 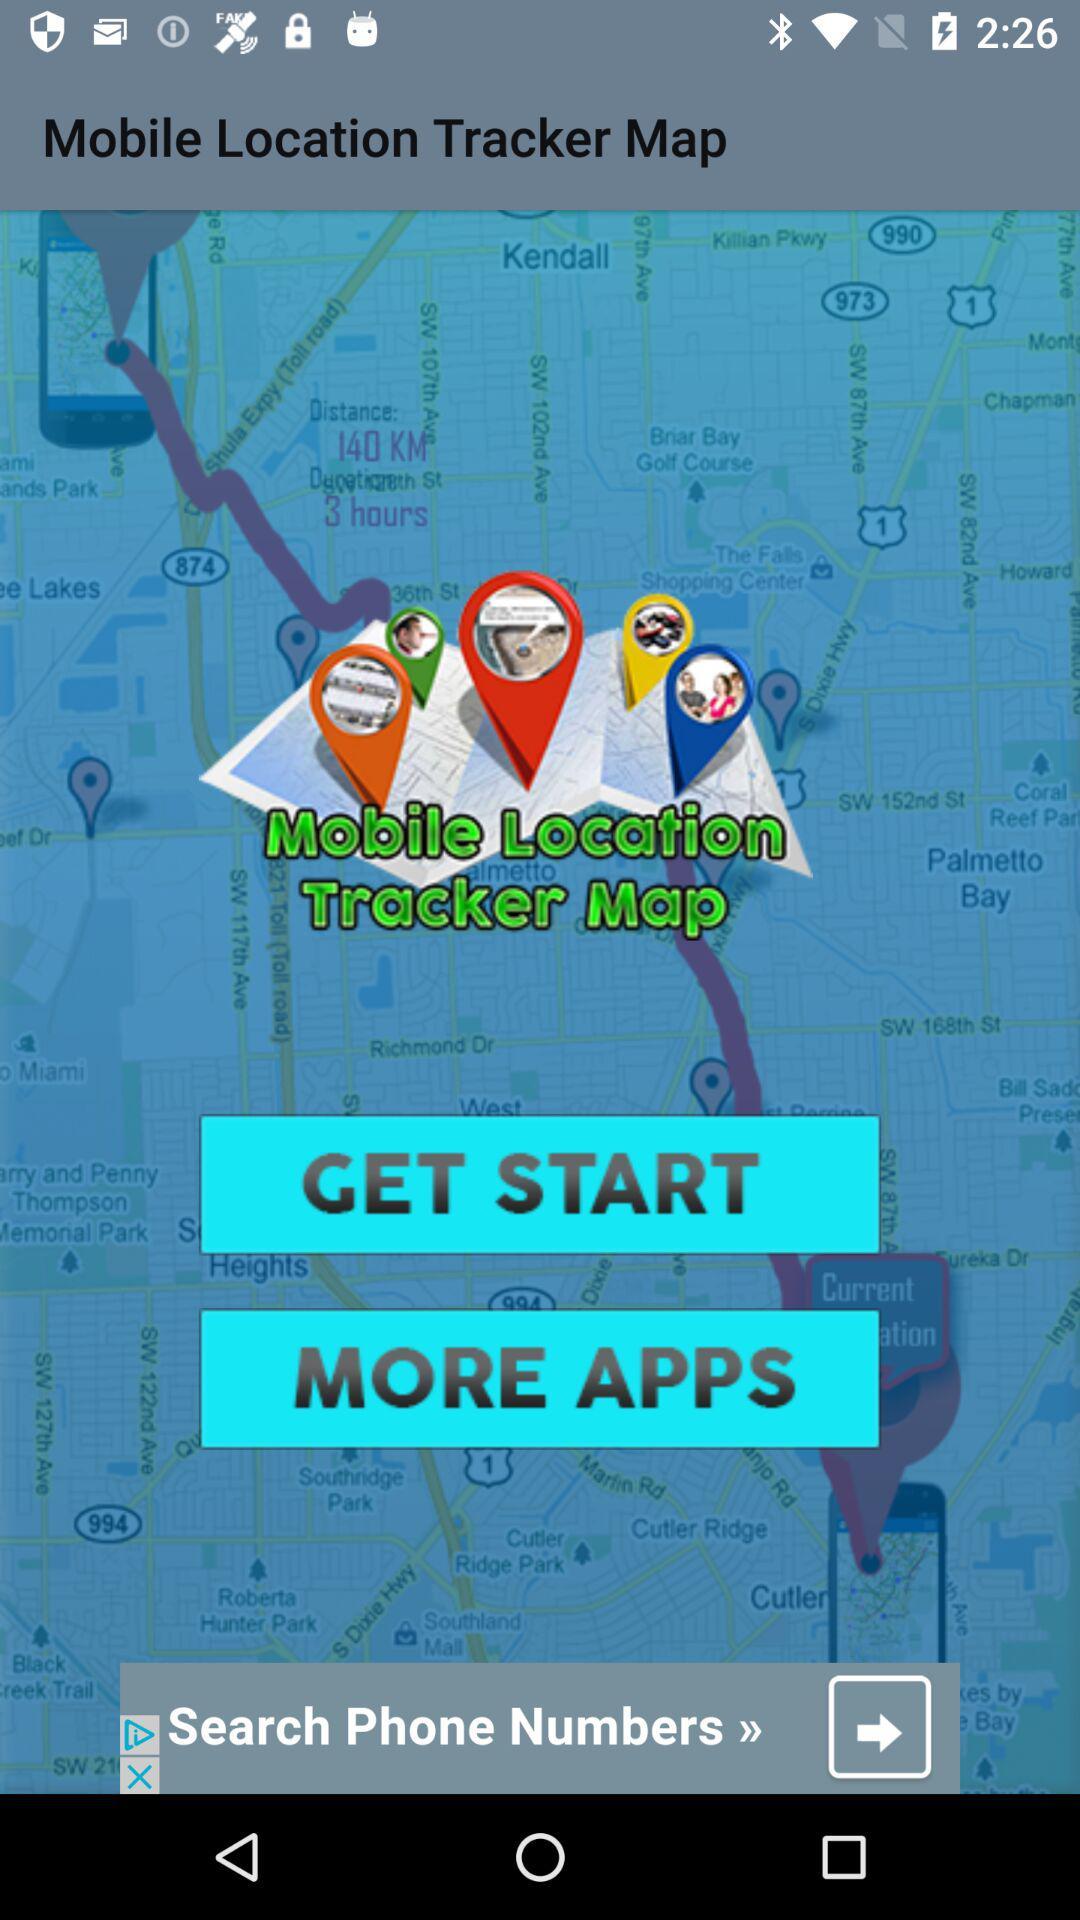 What do you see at coordinates (540, 1377) in the screenshot?
I see `find out more apps` at bounding box center [540, 1377].